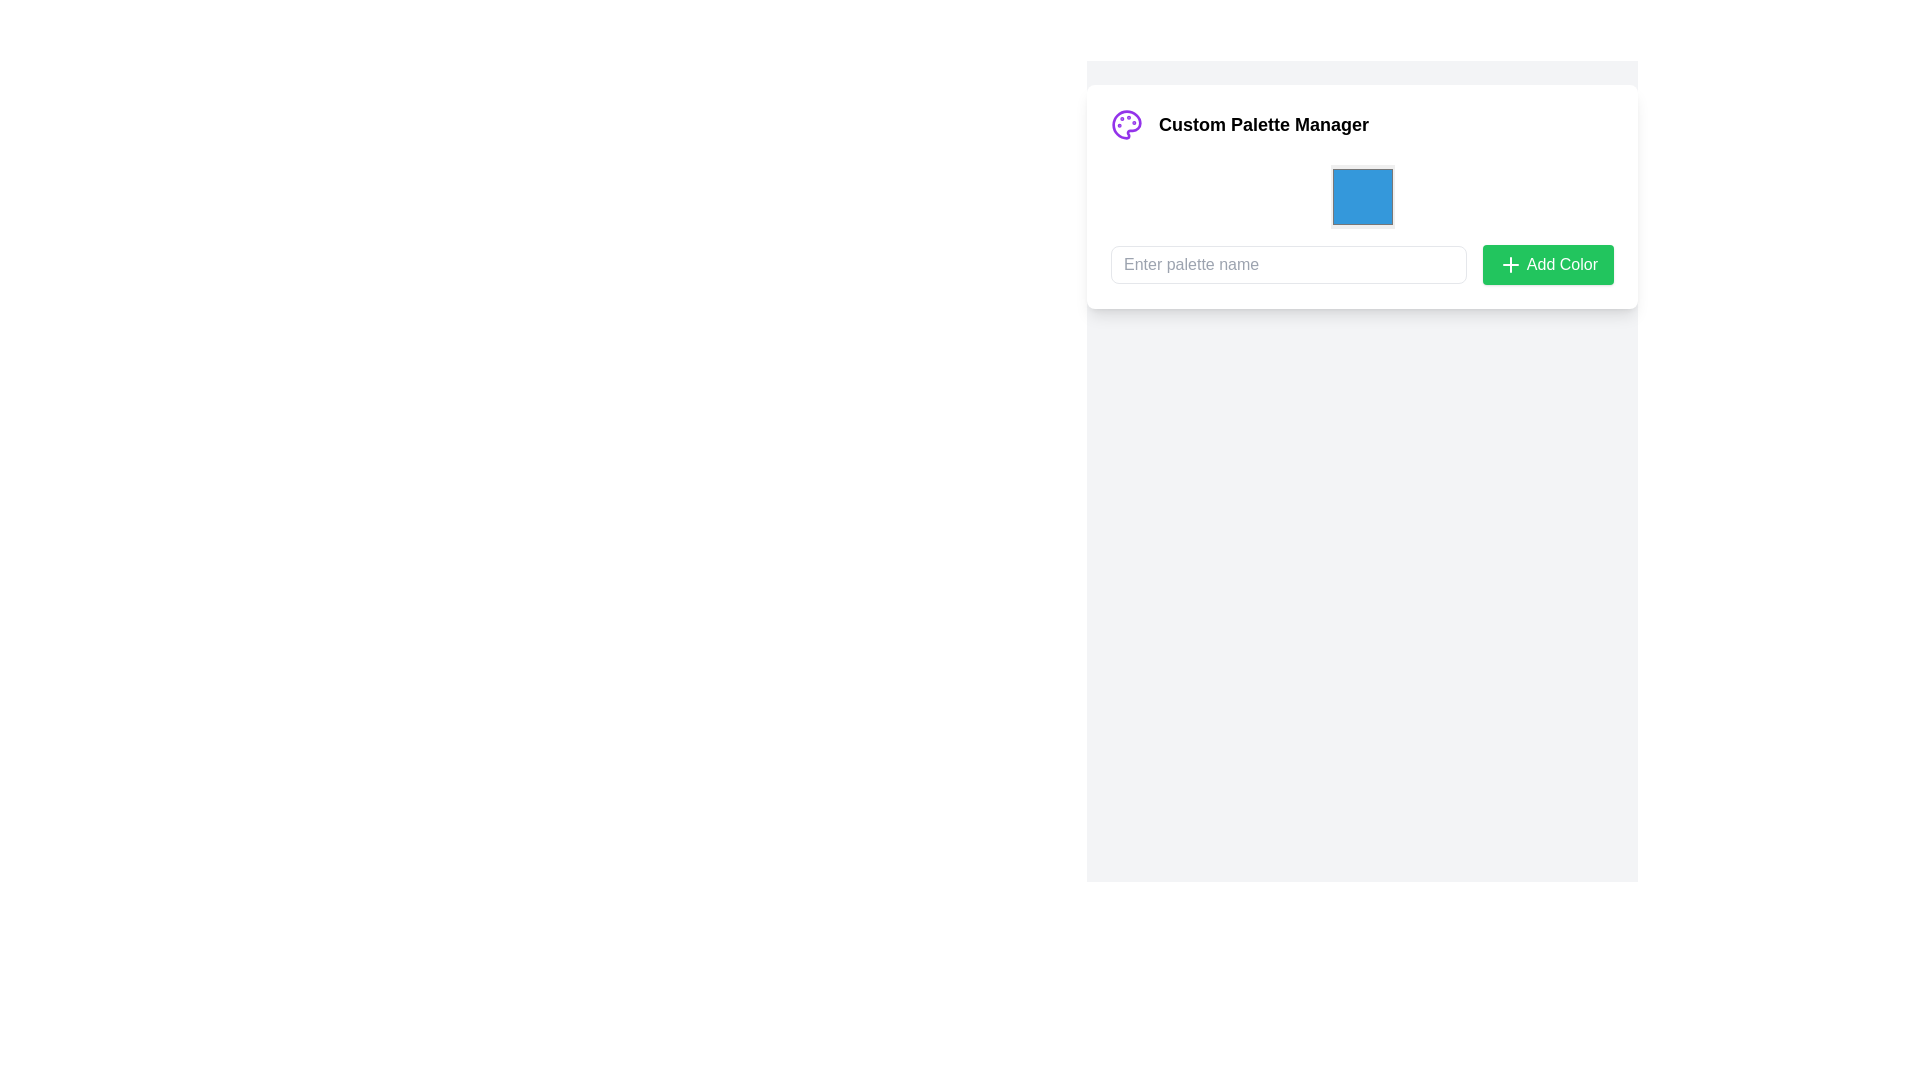 This screenshot has width=1920, height=1080. I want to click on the green 'Add Color' button with a white plus icon located at the right end of the horizontal layout under the 'Custom Palette Manager' title, so click(1547, 264).